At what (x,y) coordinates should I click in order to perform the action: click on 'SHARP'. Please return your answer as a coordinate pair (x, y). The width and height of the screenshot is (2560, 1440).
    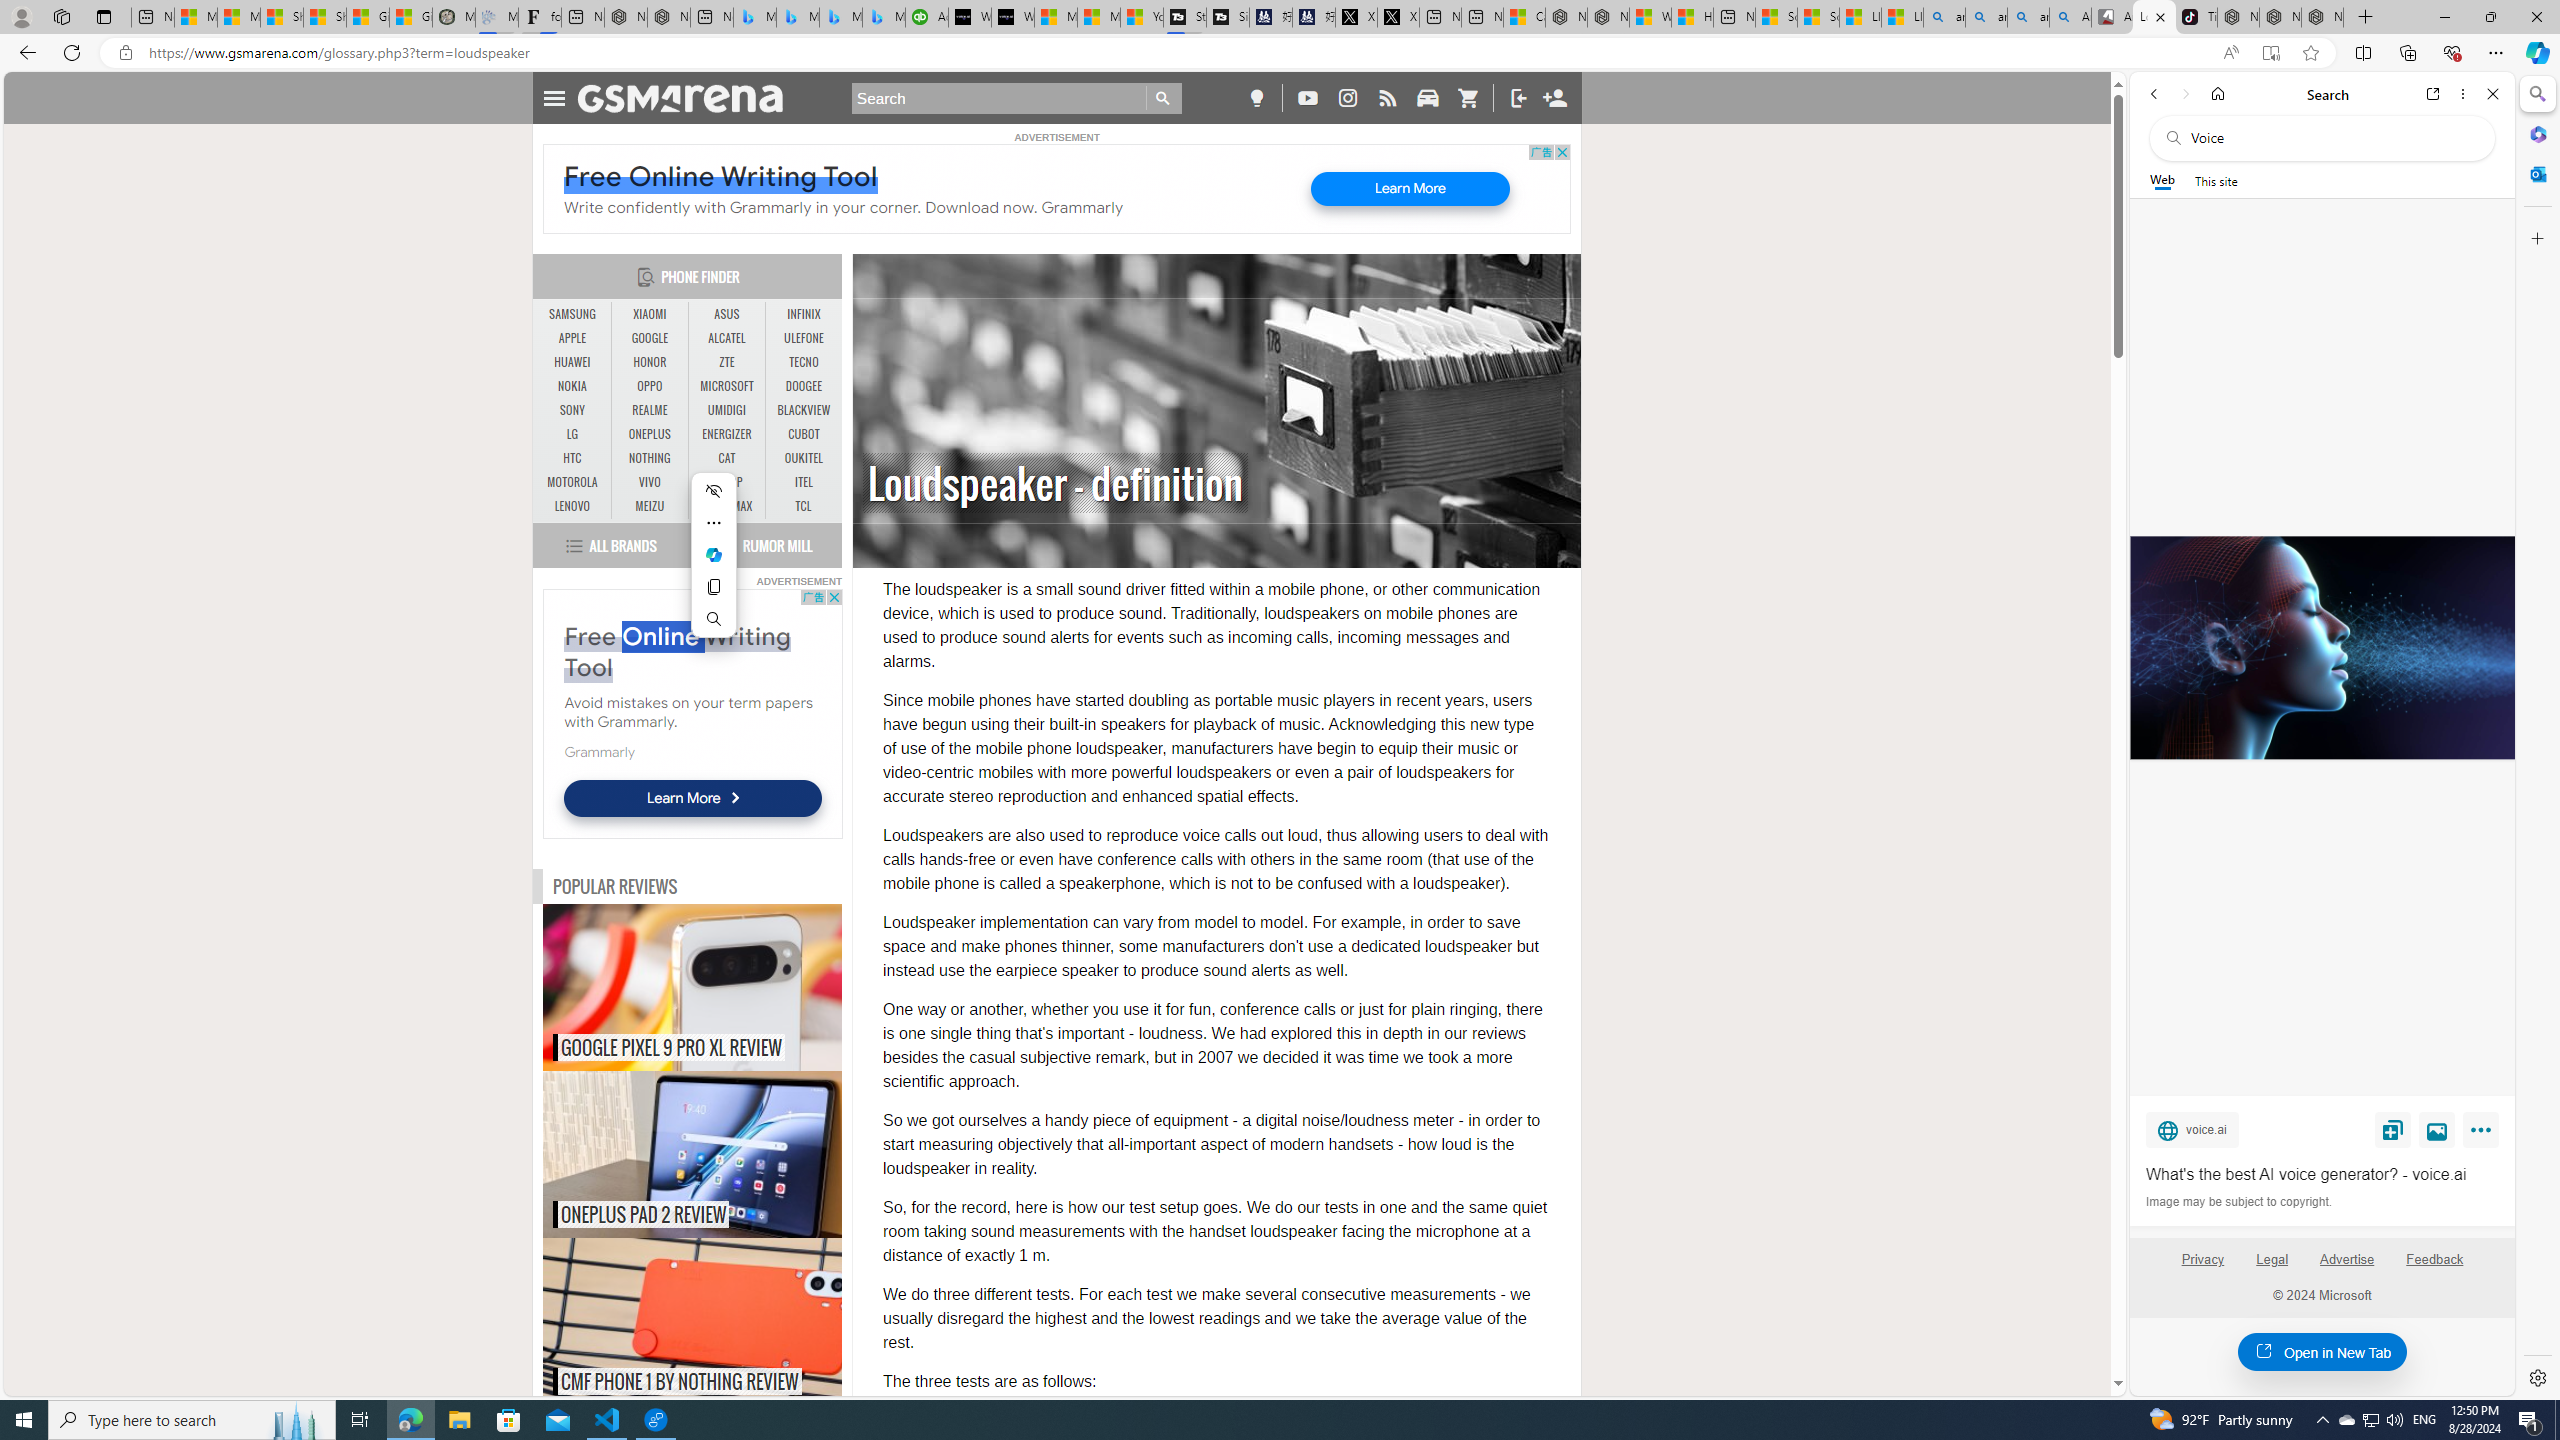
    Looking at the image, I should click on (726, 482).